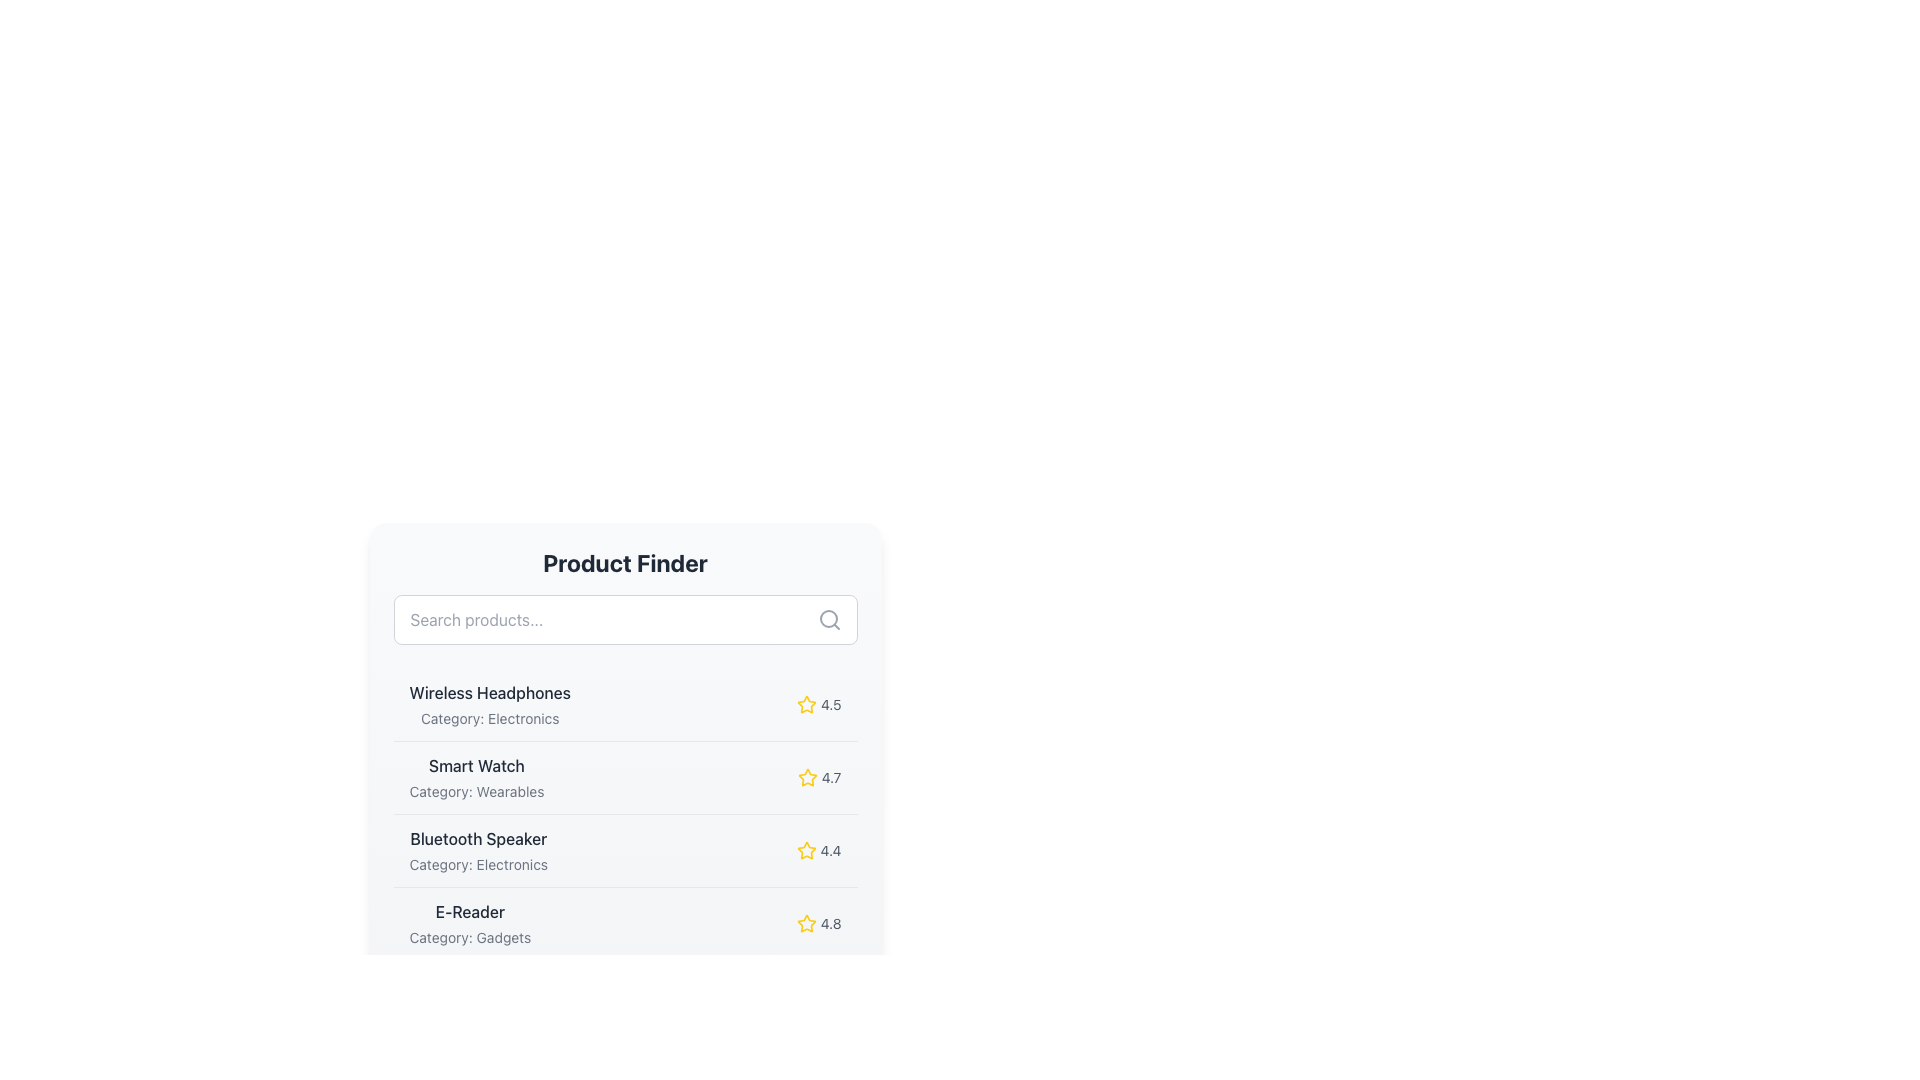  Describe the element at coordinates (624, 851) in the screenshot. I see `the third entry labeled 'Bluetooth Speaker' in the 'Product Finder' list, which is styled with a gray color scheme and divided by horizontal lines` at that location.